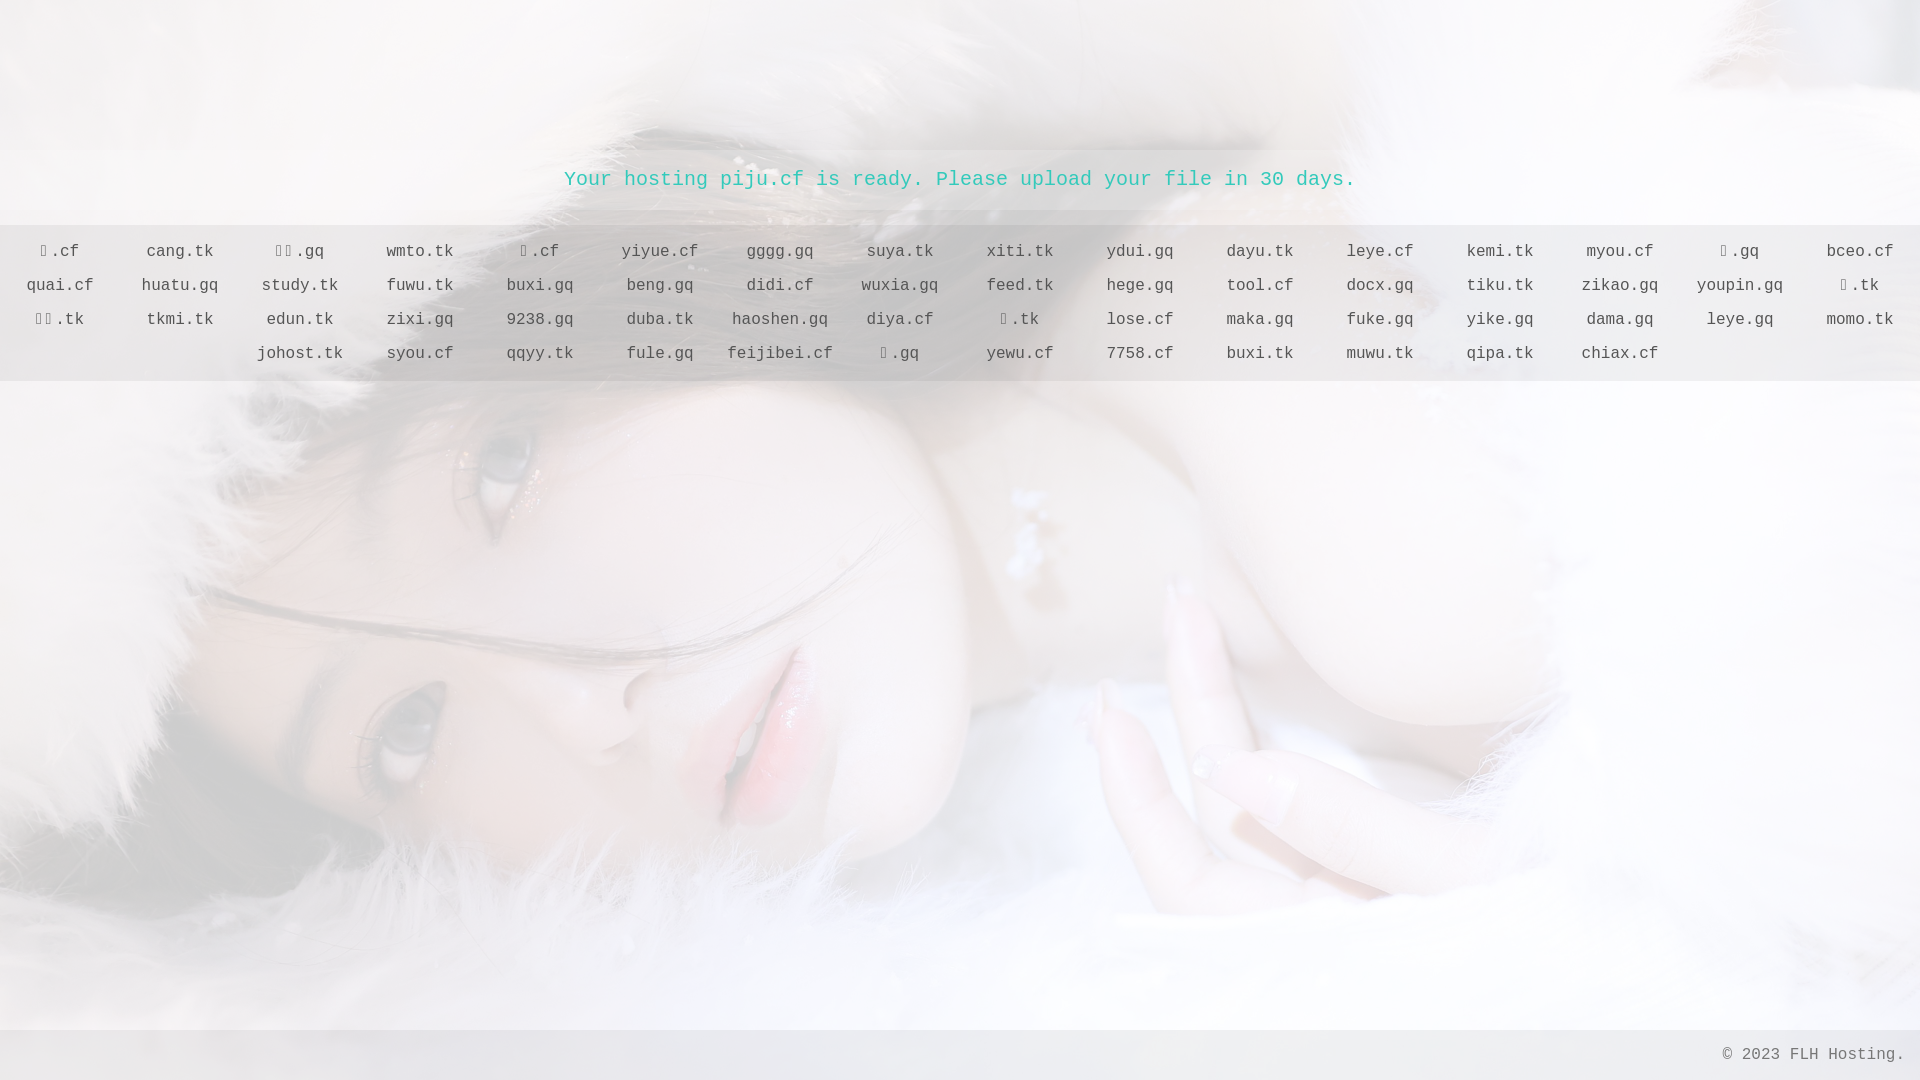 The width and height of the screenshot is (1920, 1080). I want to click on 'fuke.gq', so click(1379, 319).